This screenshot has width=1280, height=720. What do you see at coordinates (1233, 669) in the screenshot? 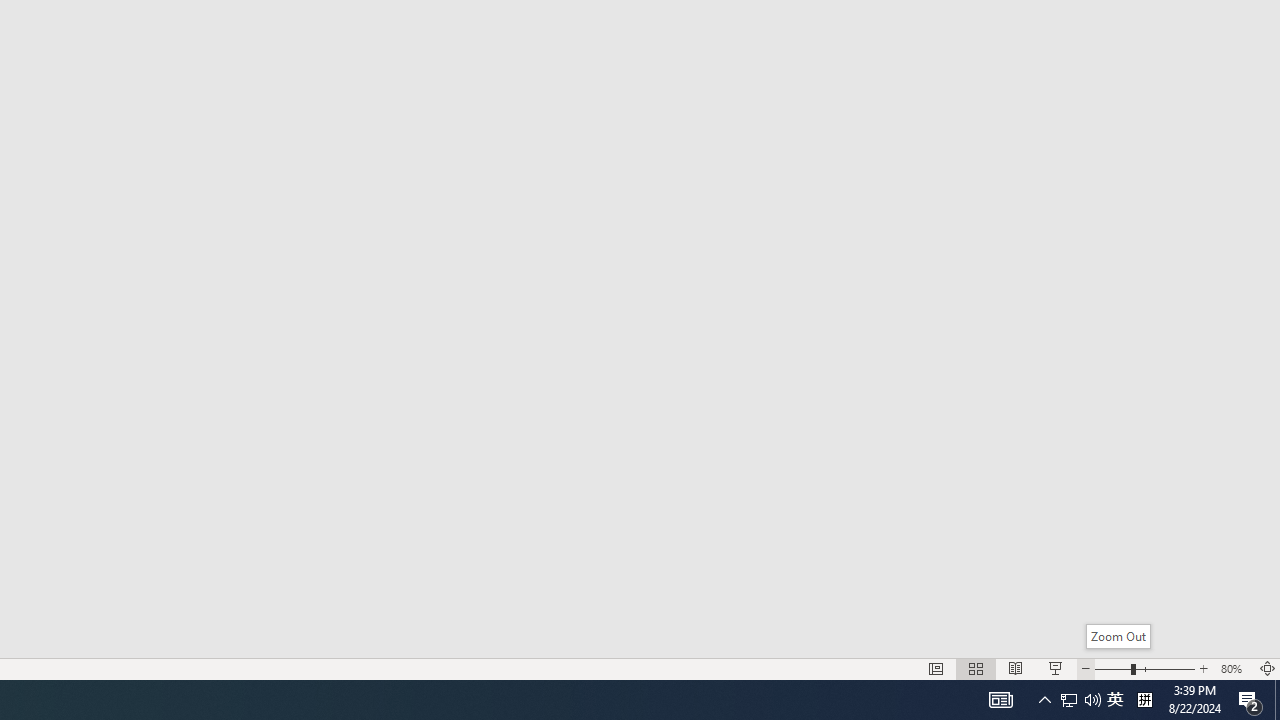
I see `'Zoom 80%'` at bounding box center [1233, 669].